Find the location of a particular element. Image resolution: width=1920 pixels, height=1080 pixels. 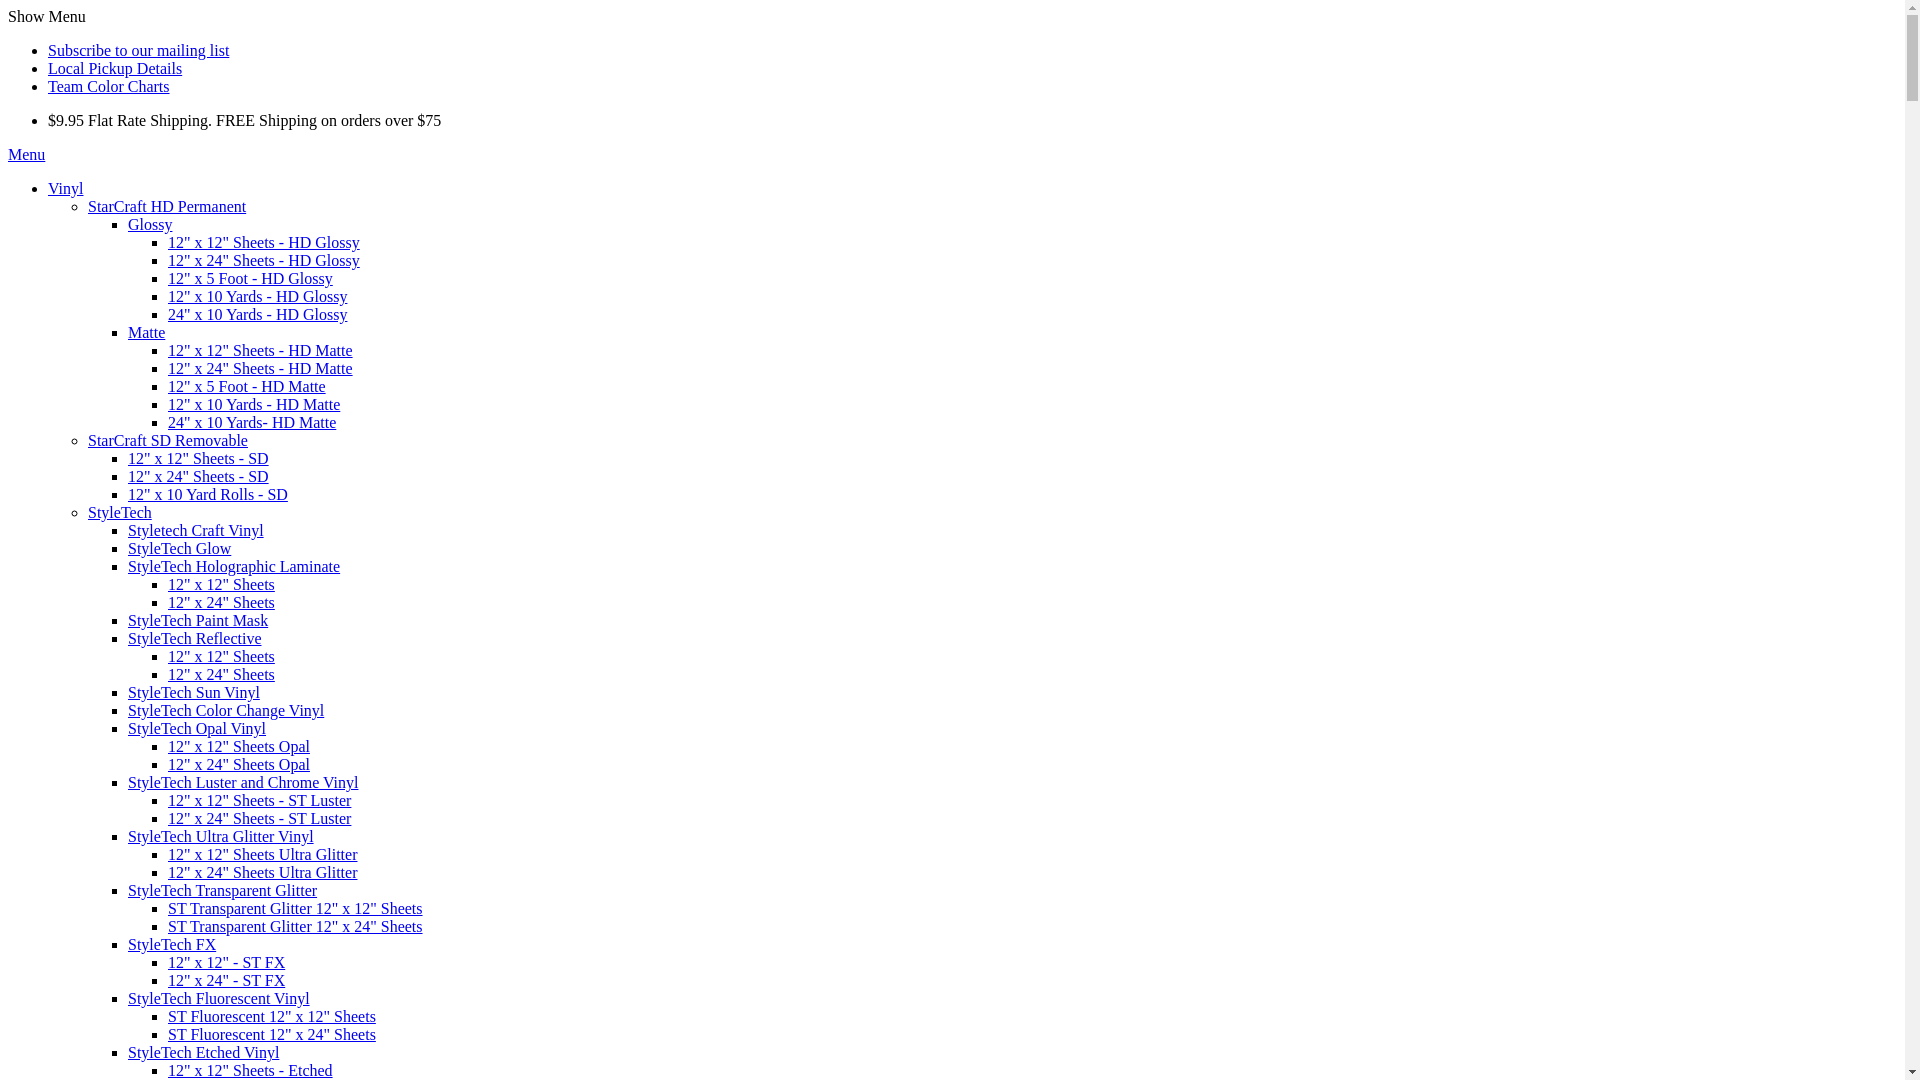

'12" x 24" Sheets - ST Luster' is located at coordinates (168, 818).